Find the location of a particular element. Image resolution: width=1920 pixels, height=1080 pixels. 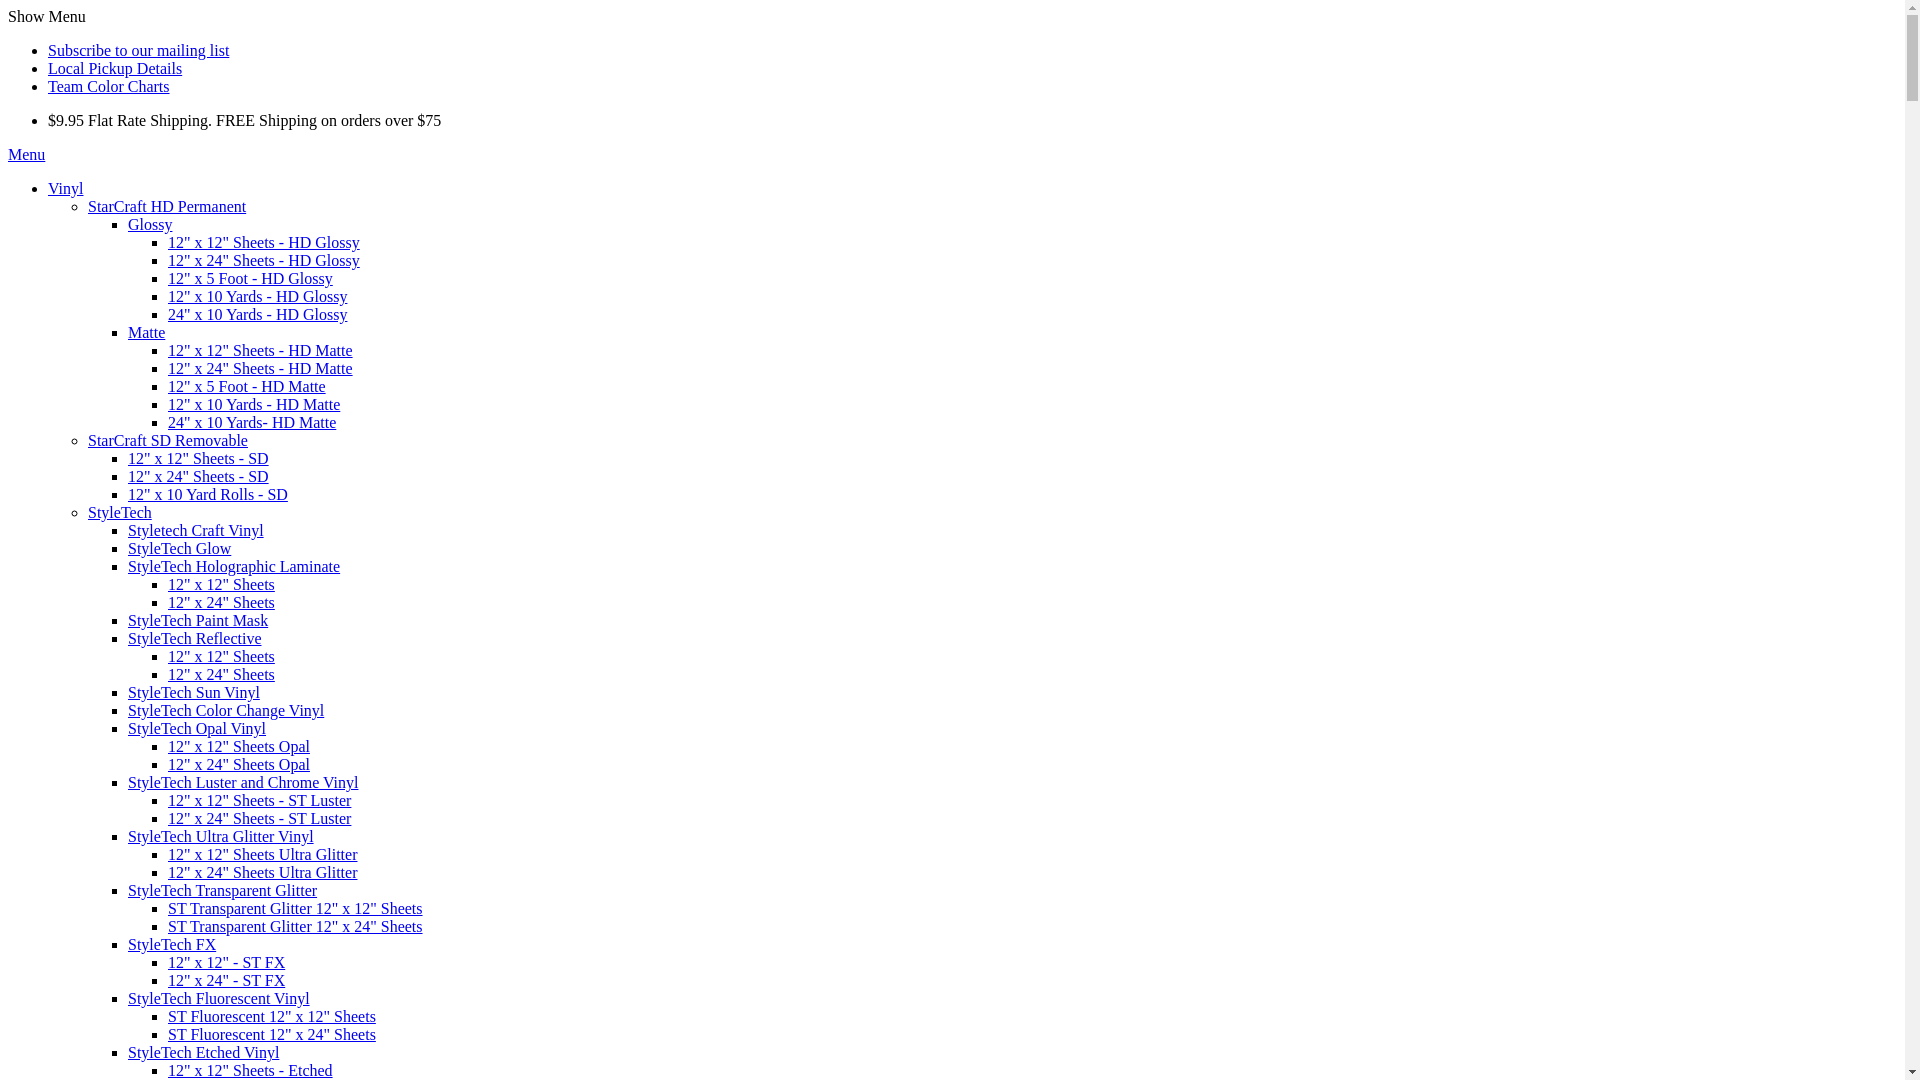

'12" x 24" Sheets - ST Luster' is located at coordinates (168, 818).